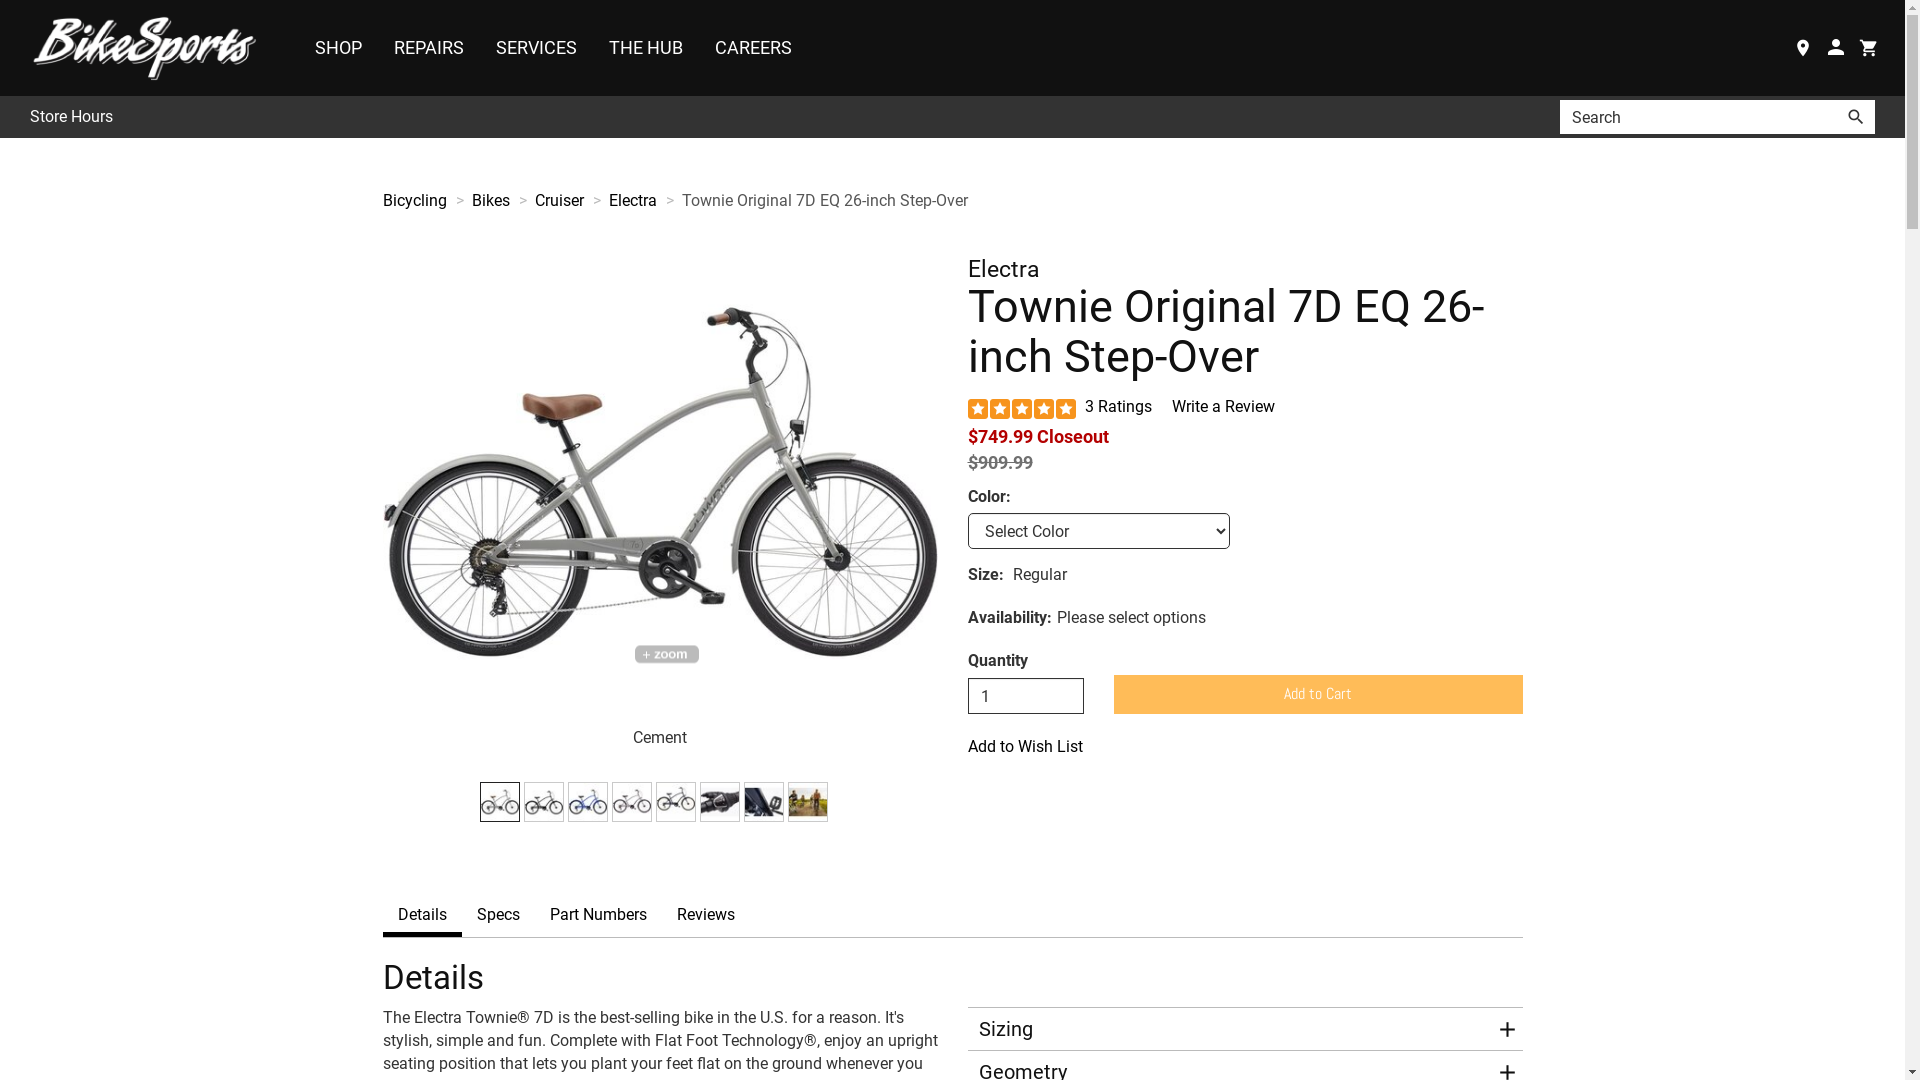  I want to click on 'Bicycling', so click(412, 200).